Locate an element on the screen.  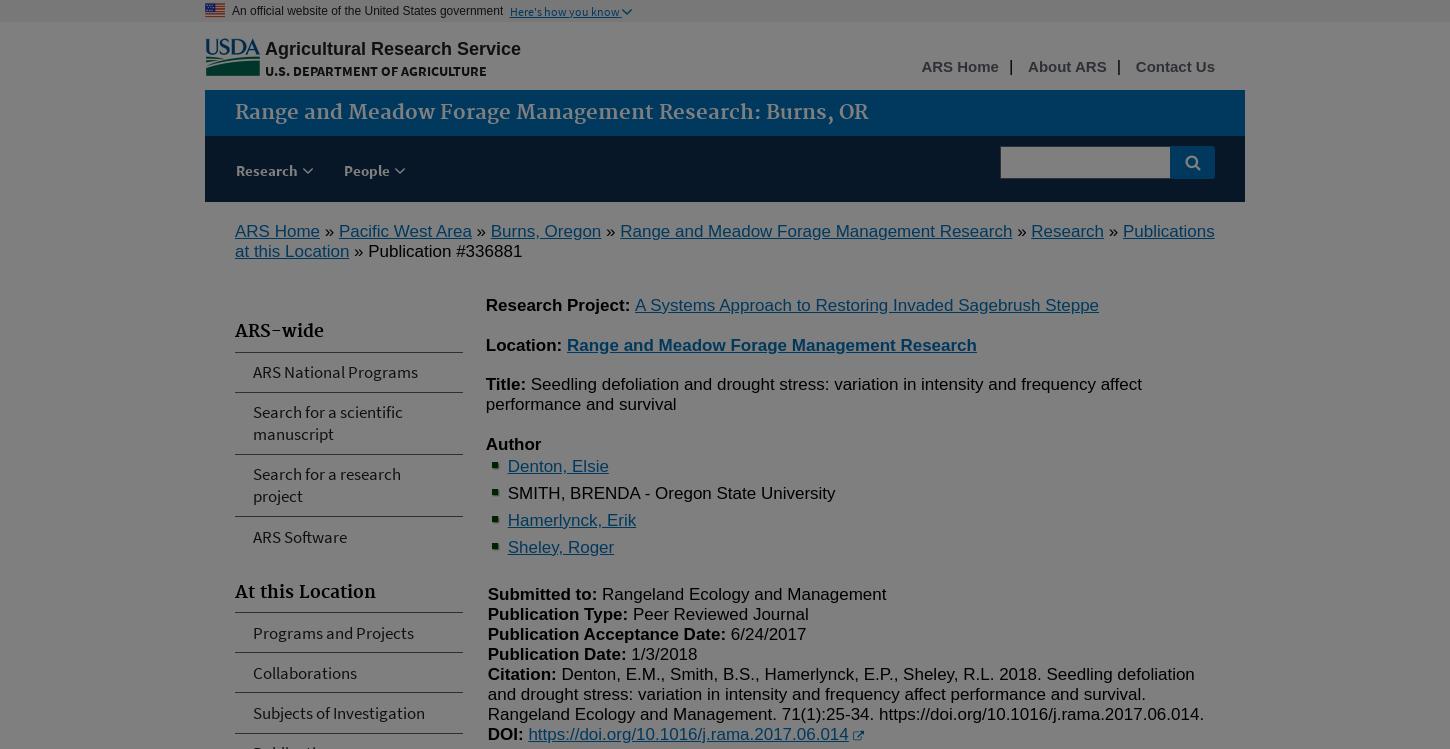
'Agricultural Research Service' is located at coordinates (265, 48).